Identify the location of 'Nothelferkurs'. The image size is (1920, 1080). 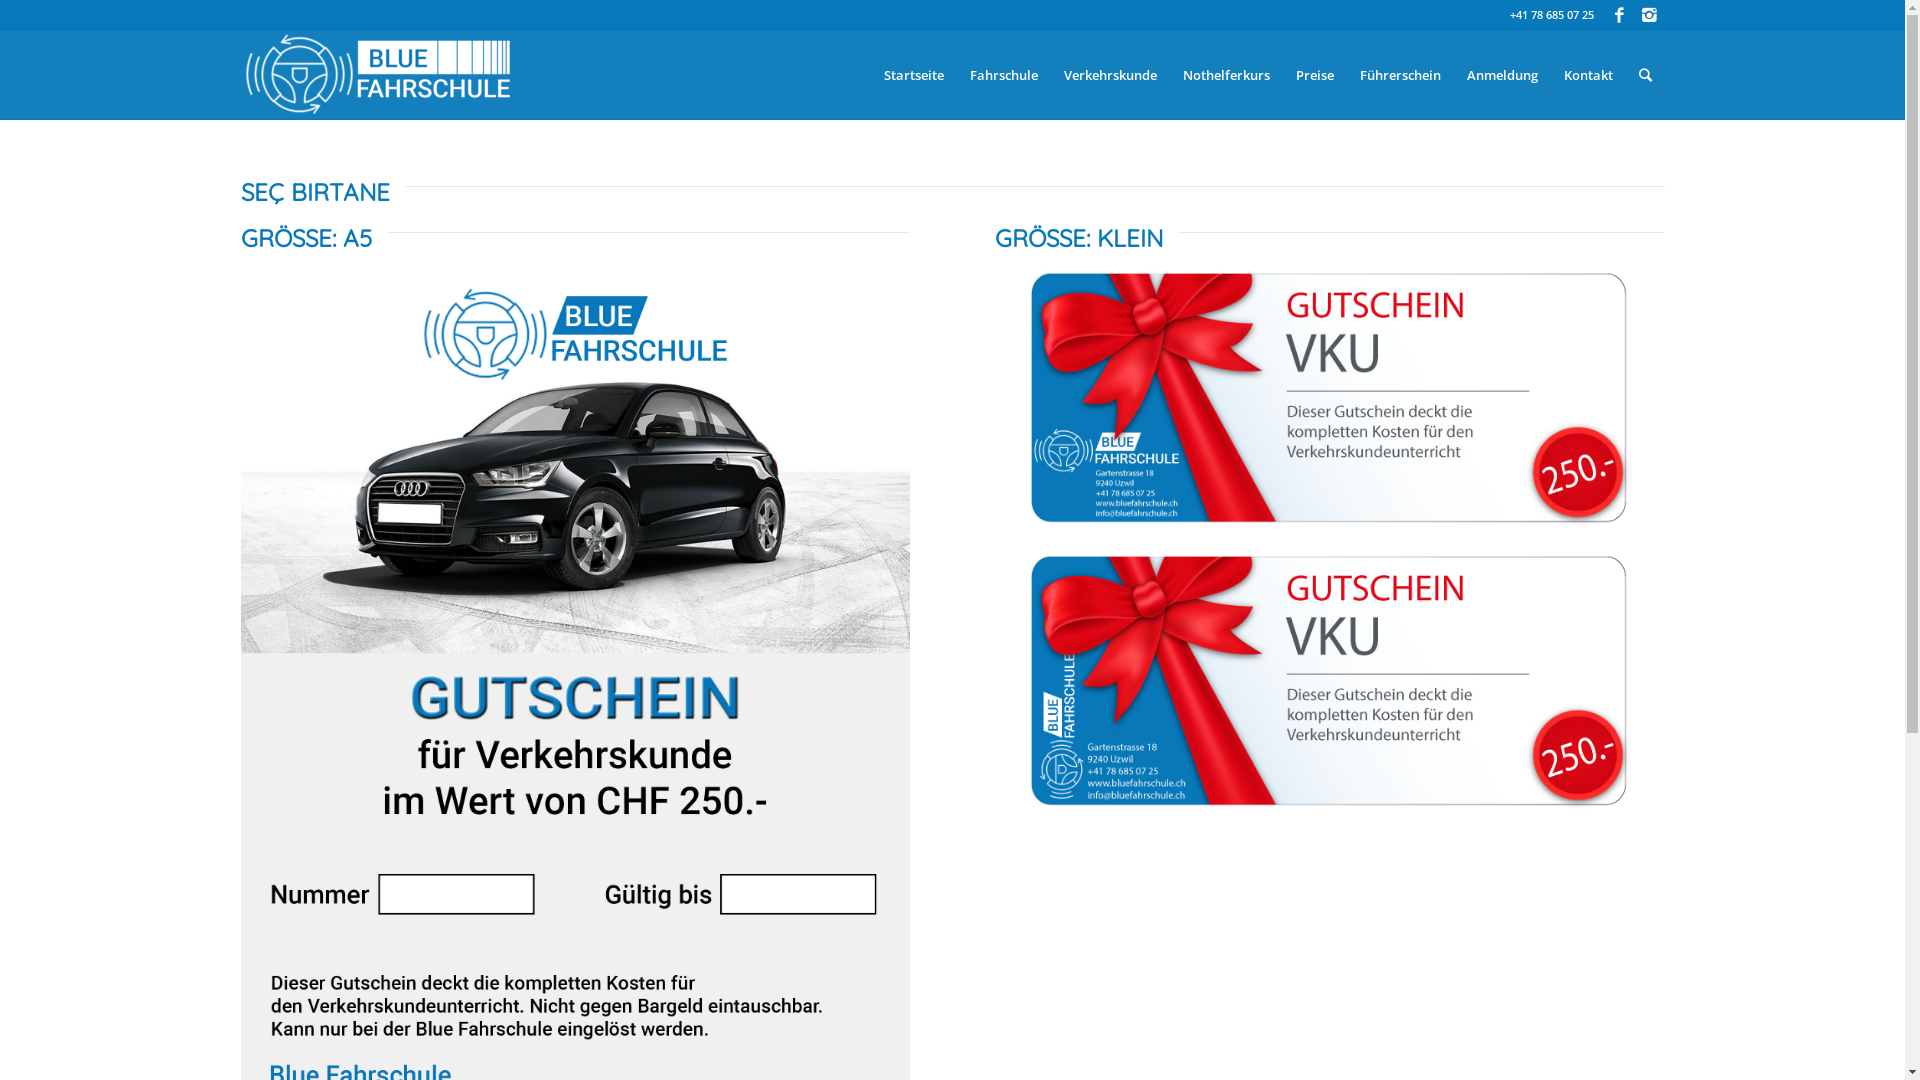
(1170, 73).